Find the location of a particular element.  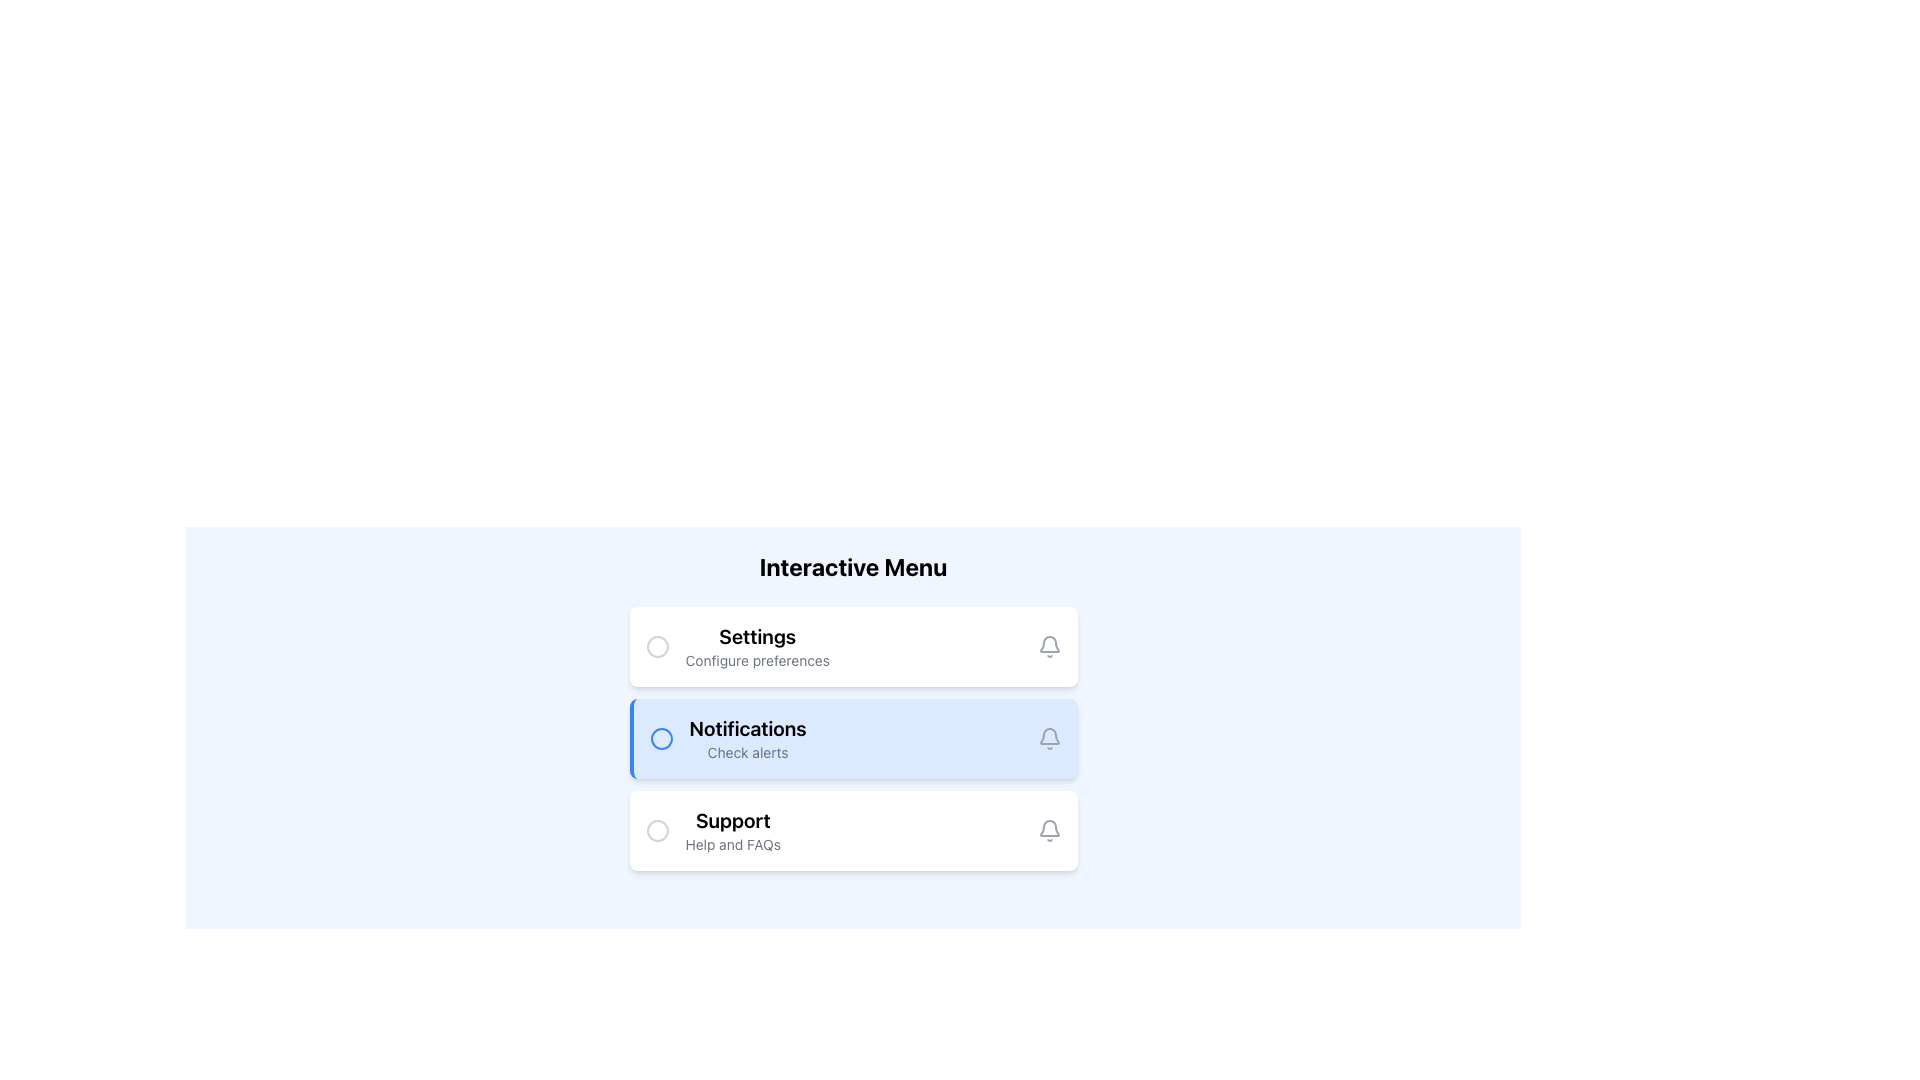

the 'Notifications' text label, which is styled in bold and larger than the subtitle, located in the menu block with a light blue background, positioned between a circular icon and a notification bell icon is located at coordinates (747, 729).